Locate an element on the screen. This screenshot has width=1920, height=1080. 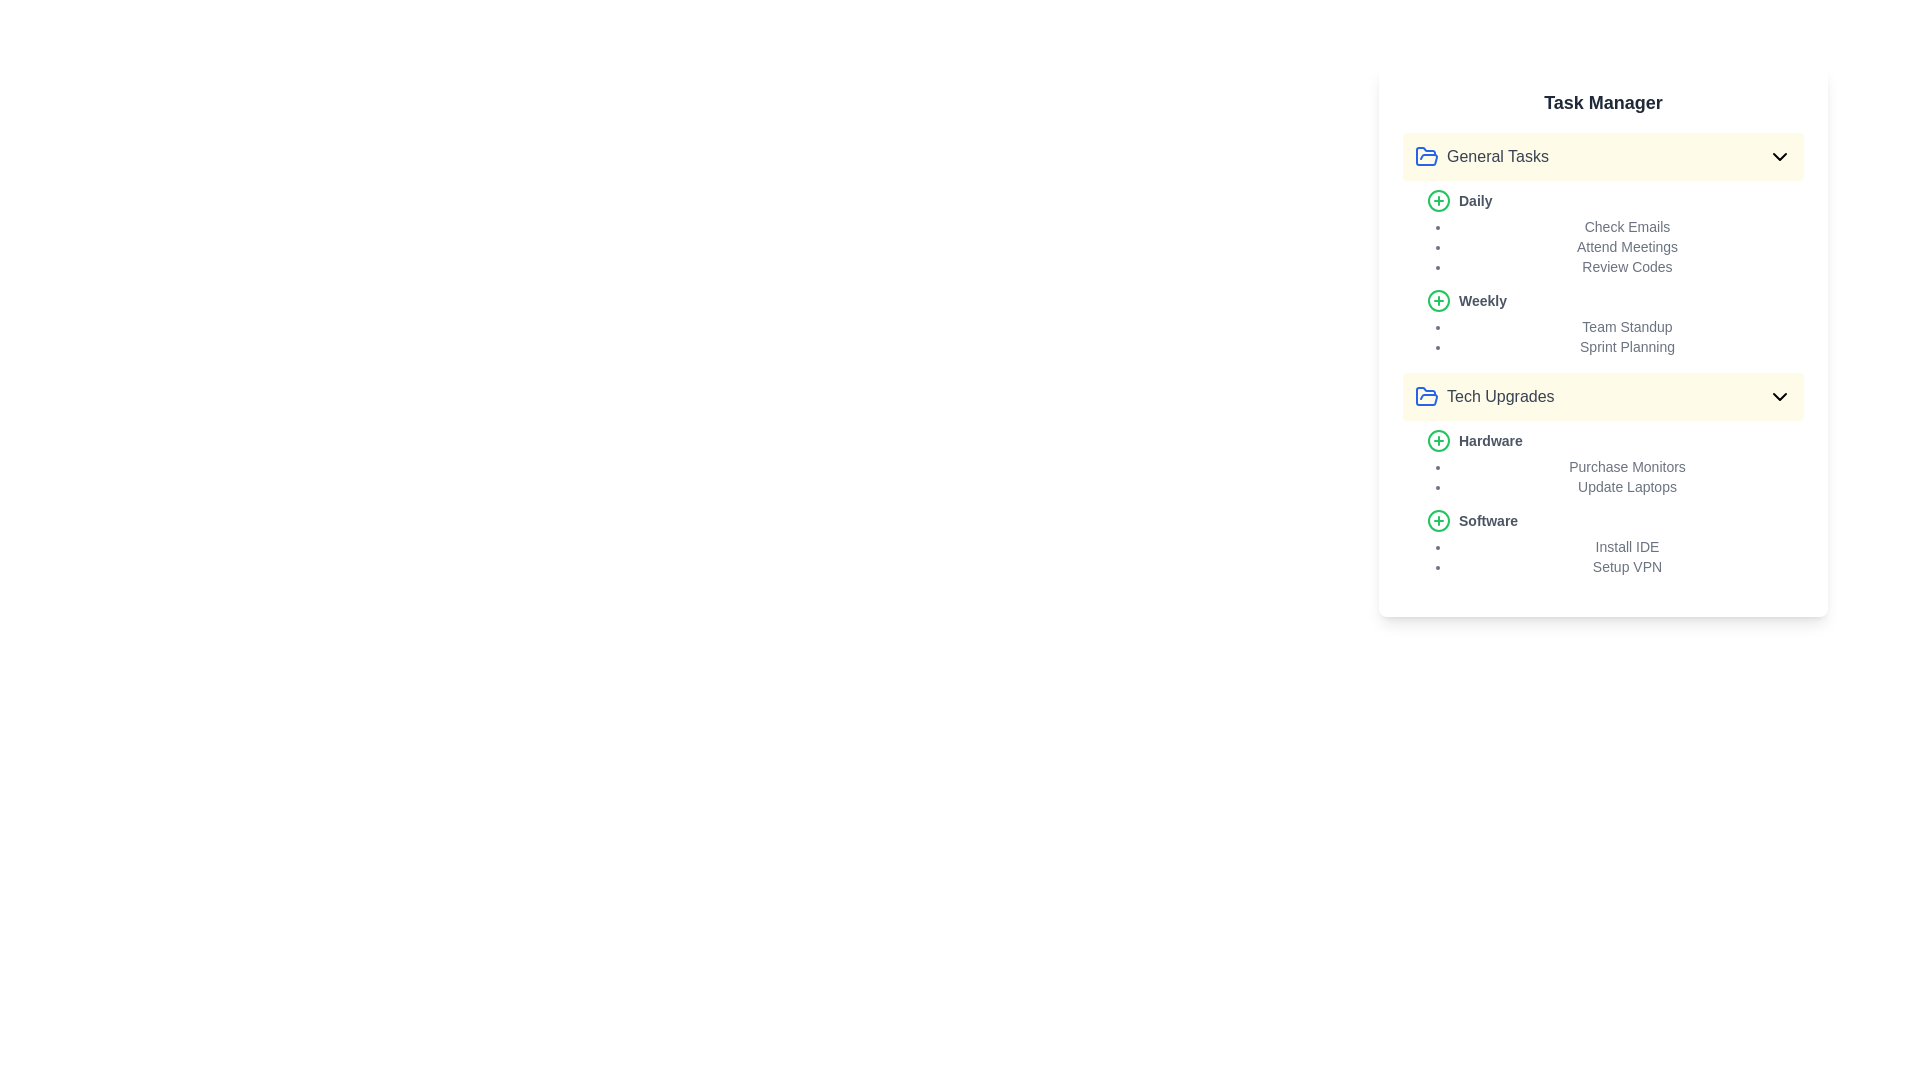
the text block or list item in the 'Software' section of the 'Tech Upgrades' category in the 'Task Manager' interface that lists tasks related to installing an IDE and setting up a VPN is located at coordinates (1615, 556).